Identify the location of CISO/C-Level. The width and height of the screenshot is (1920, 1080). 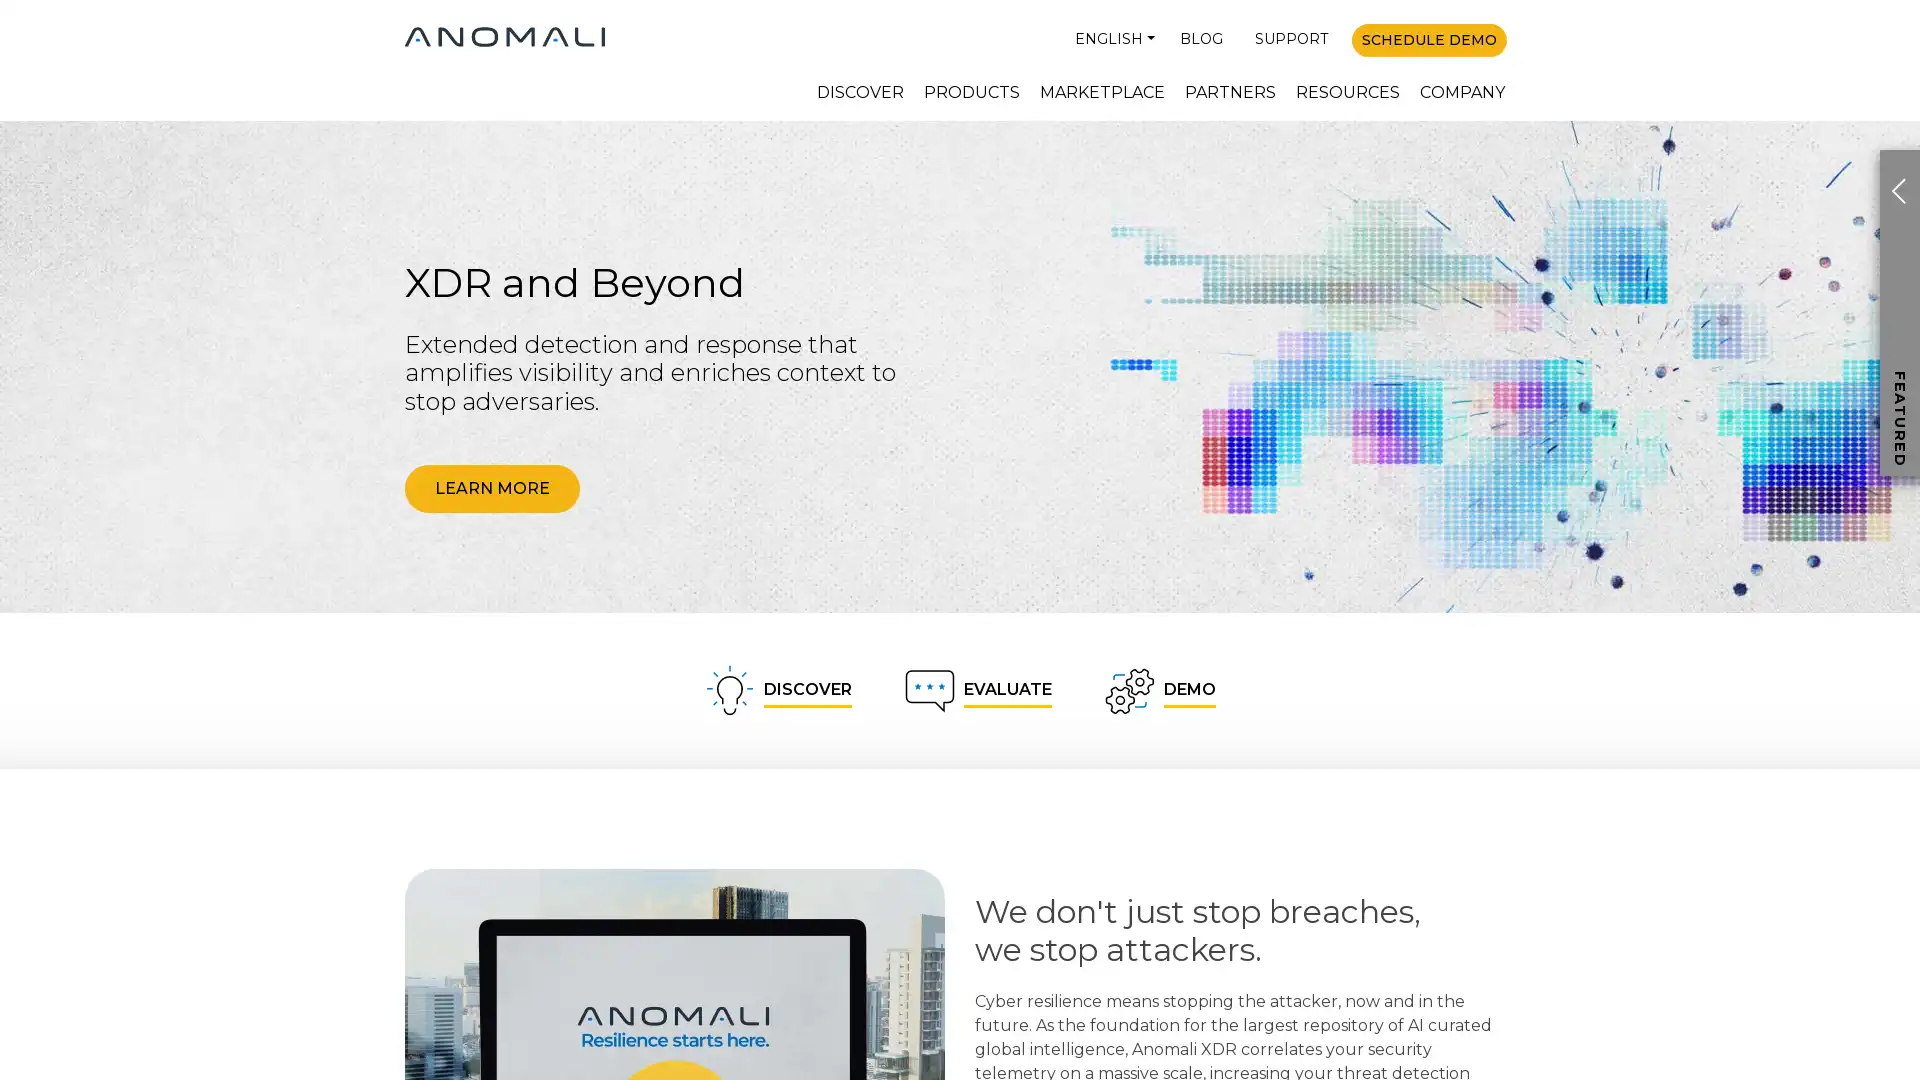
(1770, 495).